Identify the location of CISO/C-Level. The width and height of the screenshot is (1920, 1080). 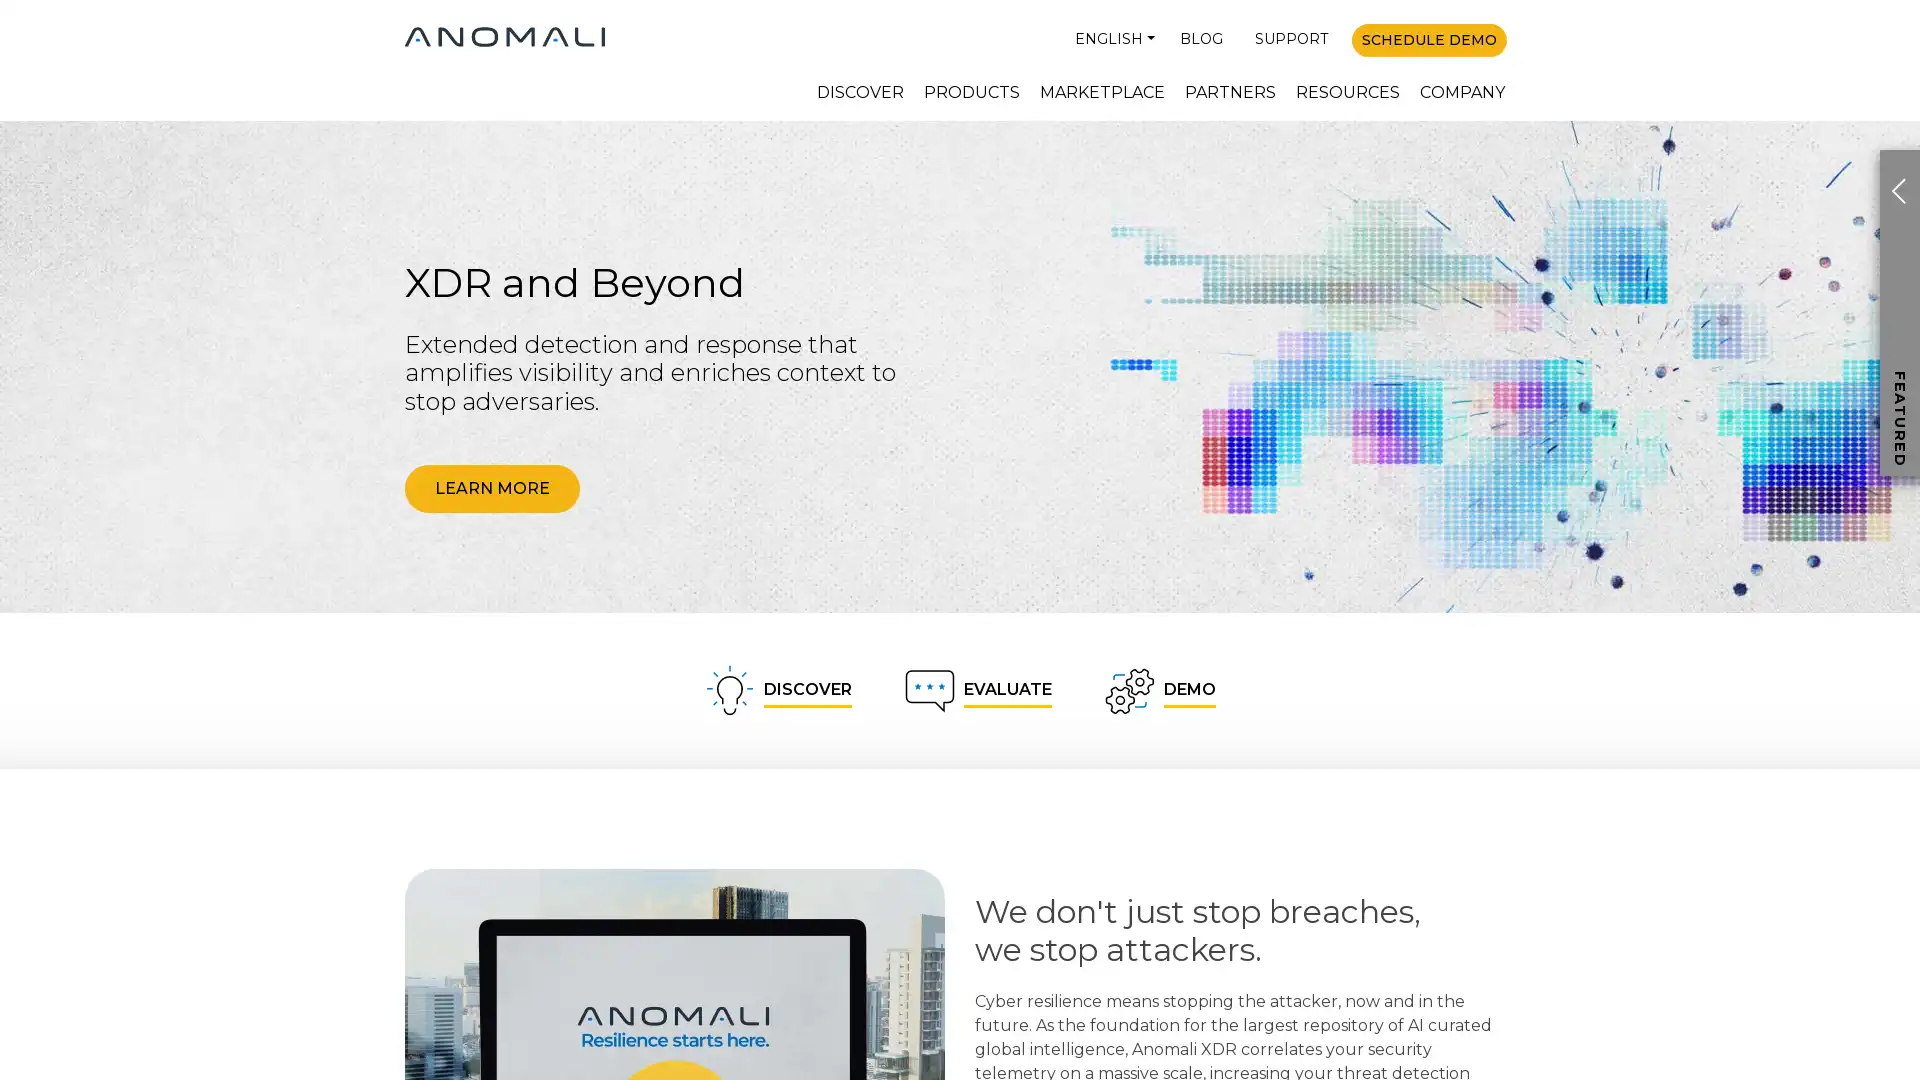
(1770, 495).